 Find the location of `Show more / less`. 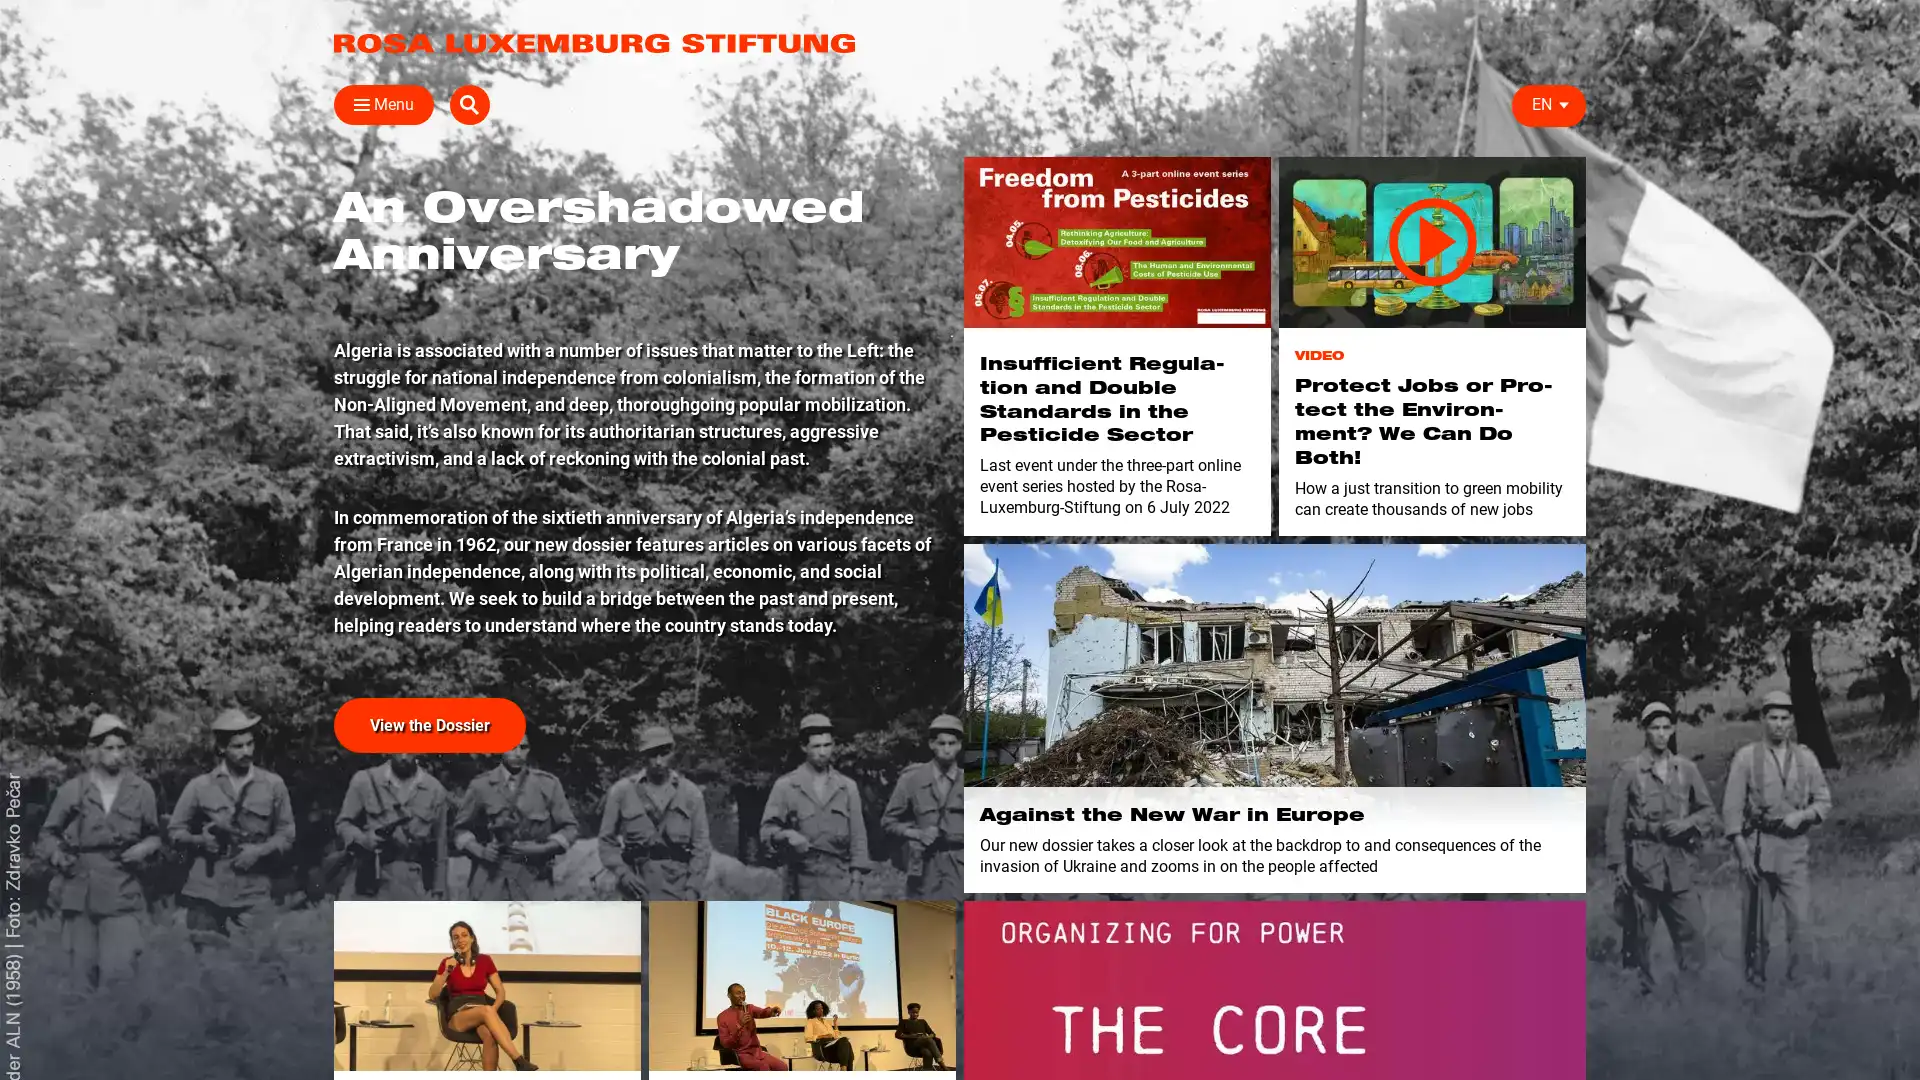

Show more / less is located at coordinates (325, 394).